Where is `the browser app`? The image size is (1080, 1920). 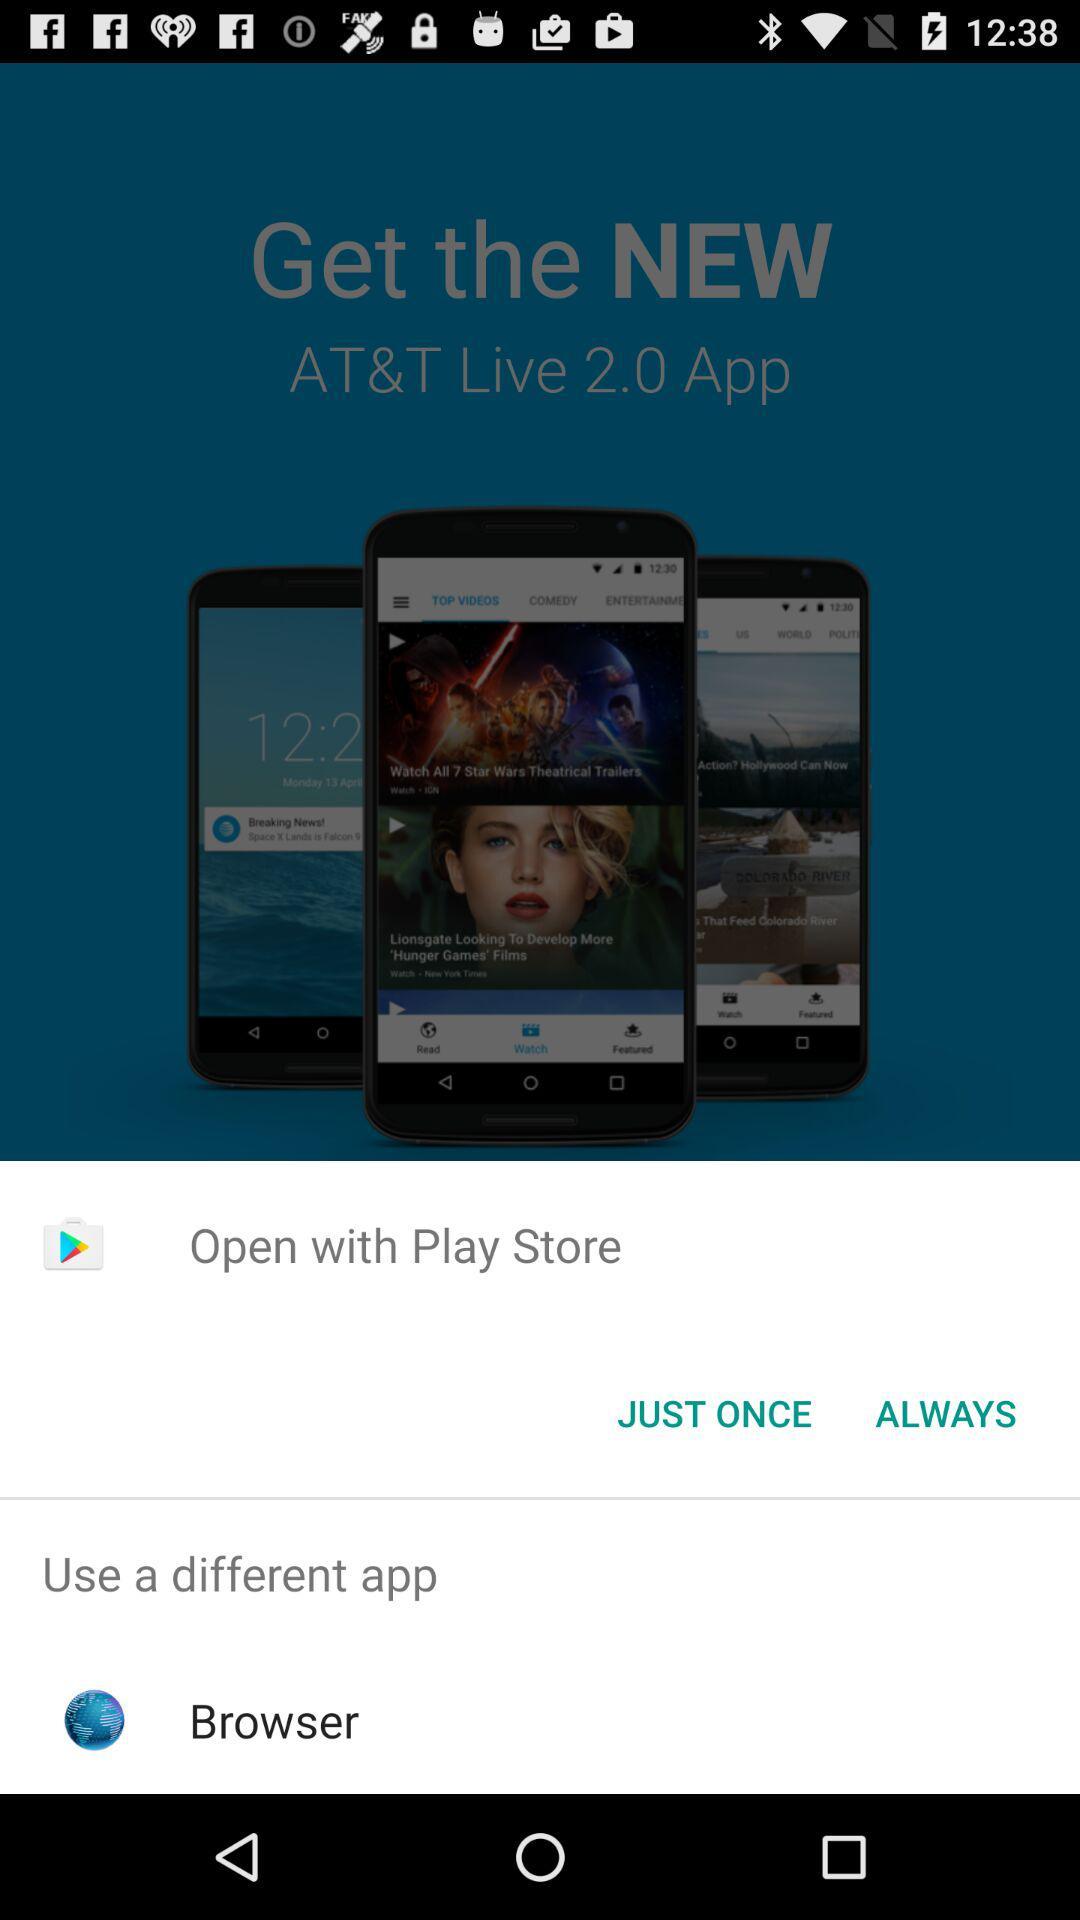
the browser app is located at coordinates (274, 1719).